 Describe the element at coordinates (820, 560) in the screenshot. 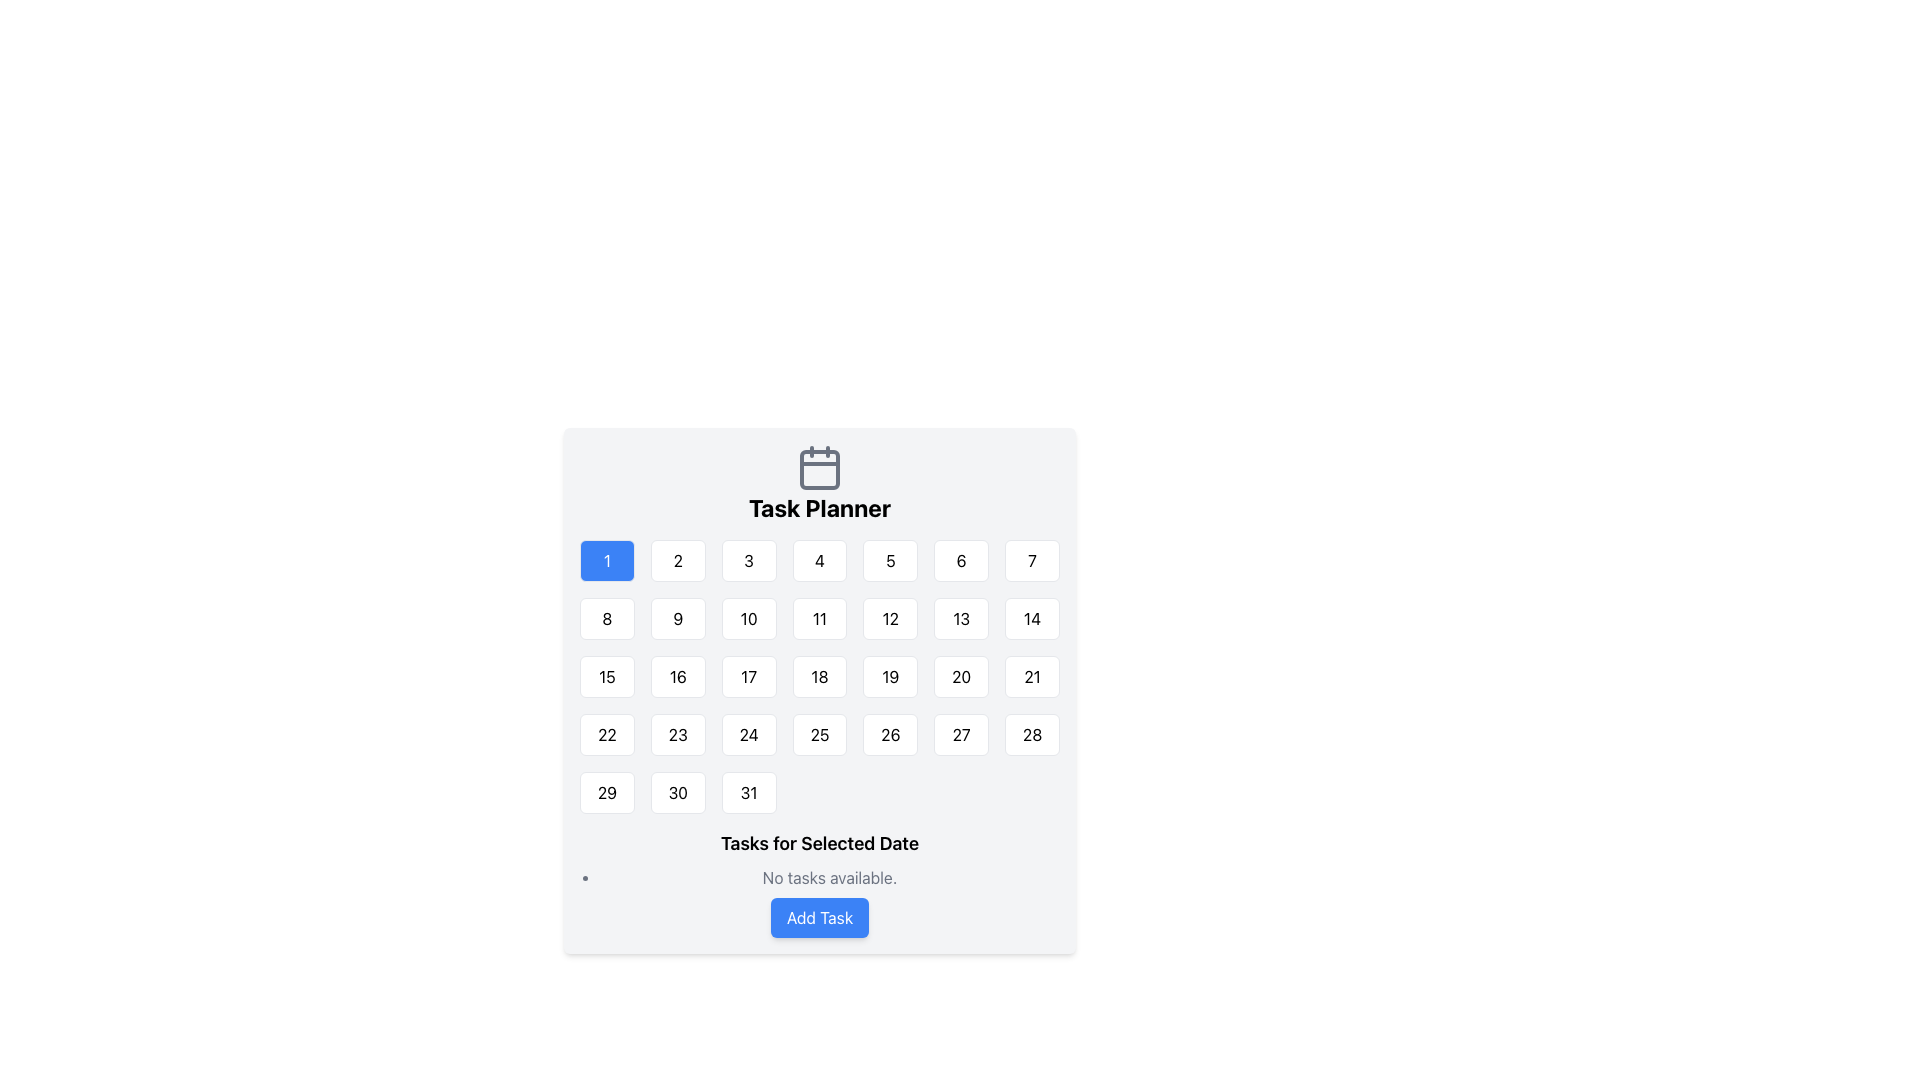

I see `the button that selects a specific day in the calendar, located in the first row, fourth column of the grid, adjacent to '3' on the left and '5' on the right` at that location.